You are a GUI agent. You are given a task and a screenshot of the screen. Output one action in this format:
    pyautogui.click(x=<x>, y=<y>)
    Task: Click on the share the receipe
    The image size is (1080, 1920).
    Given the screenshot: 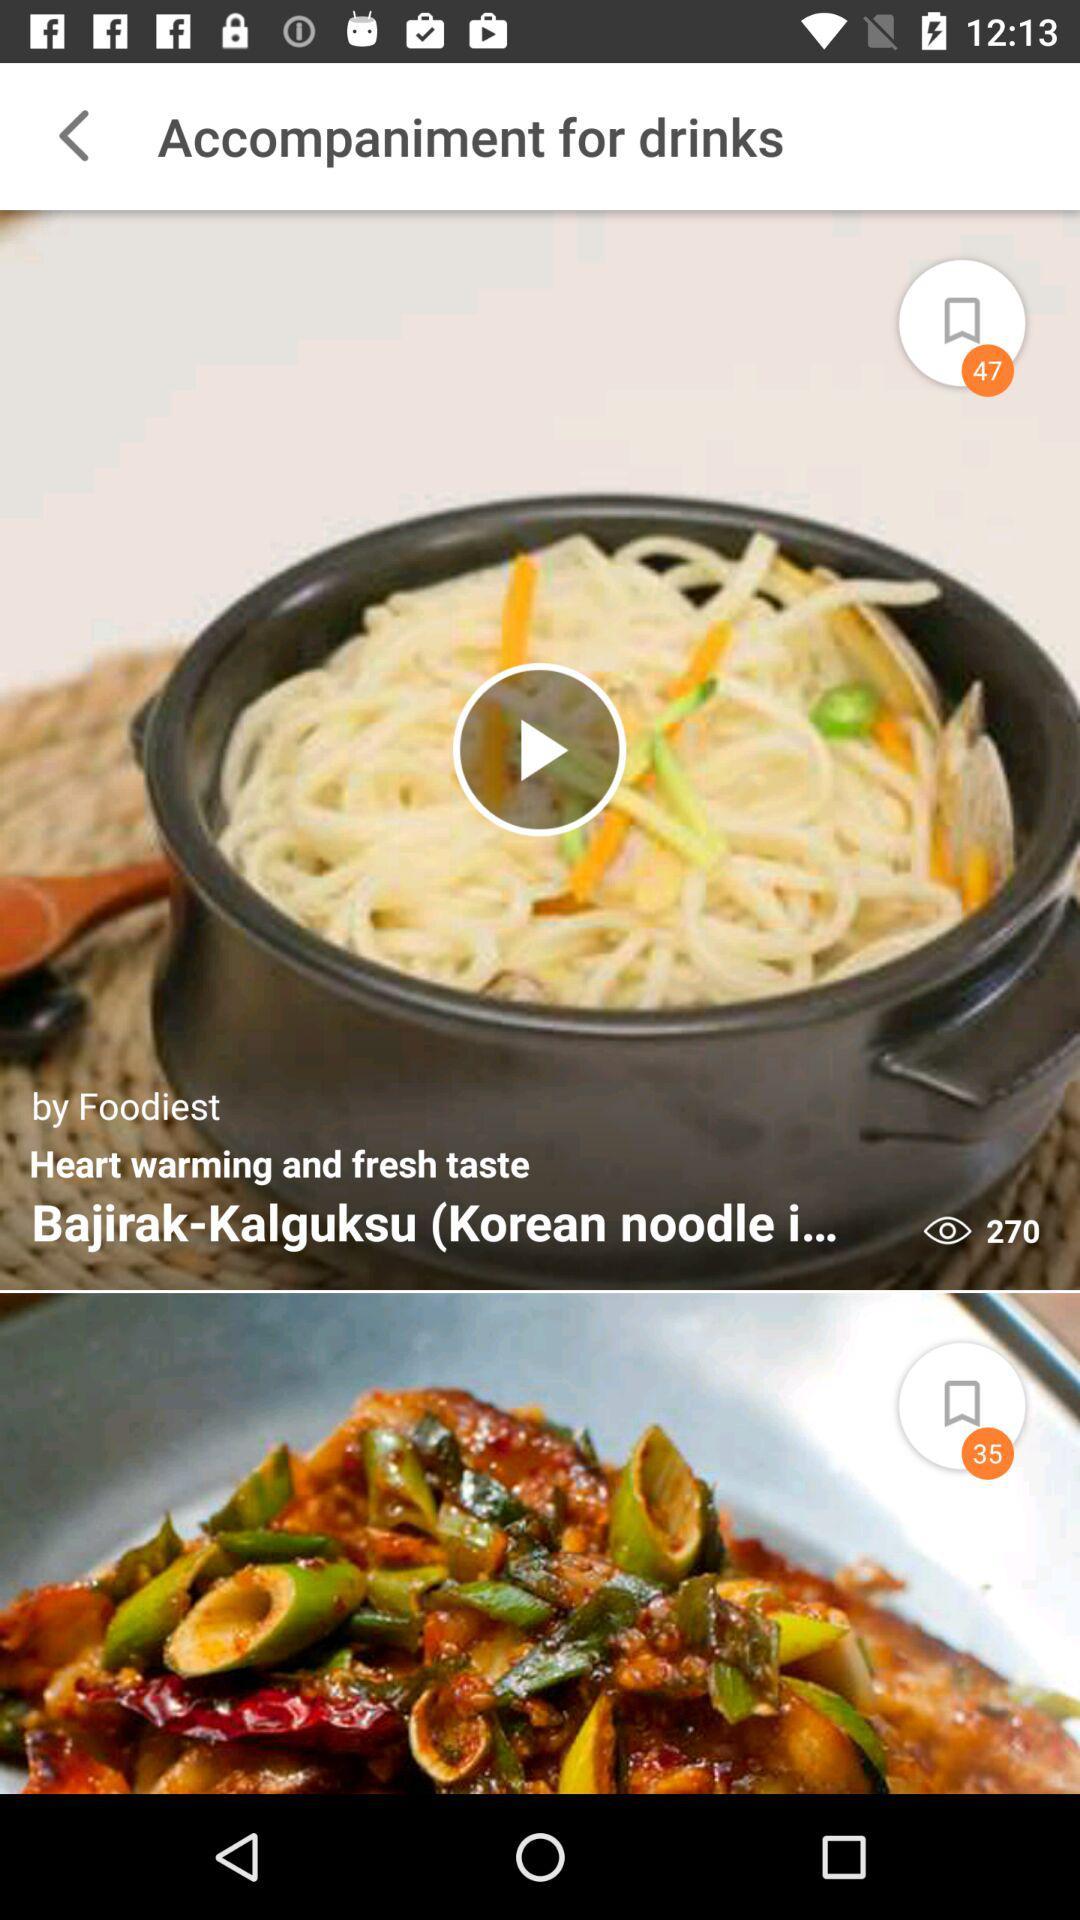 What is the action you would take?
    pyautogui.click(x=984, y=309)
    